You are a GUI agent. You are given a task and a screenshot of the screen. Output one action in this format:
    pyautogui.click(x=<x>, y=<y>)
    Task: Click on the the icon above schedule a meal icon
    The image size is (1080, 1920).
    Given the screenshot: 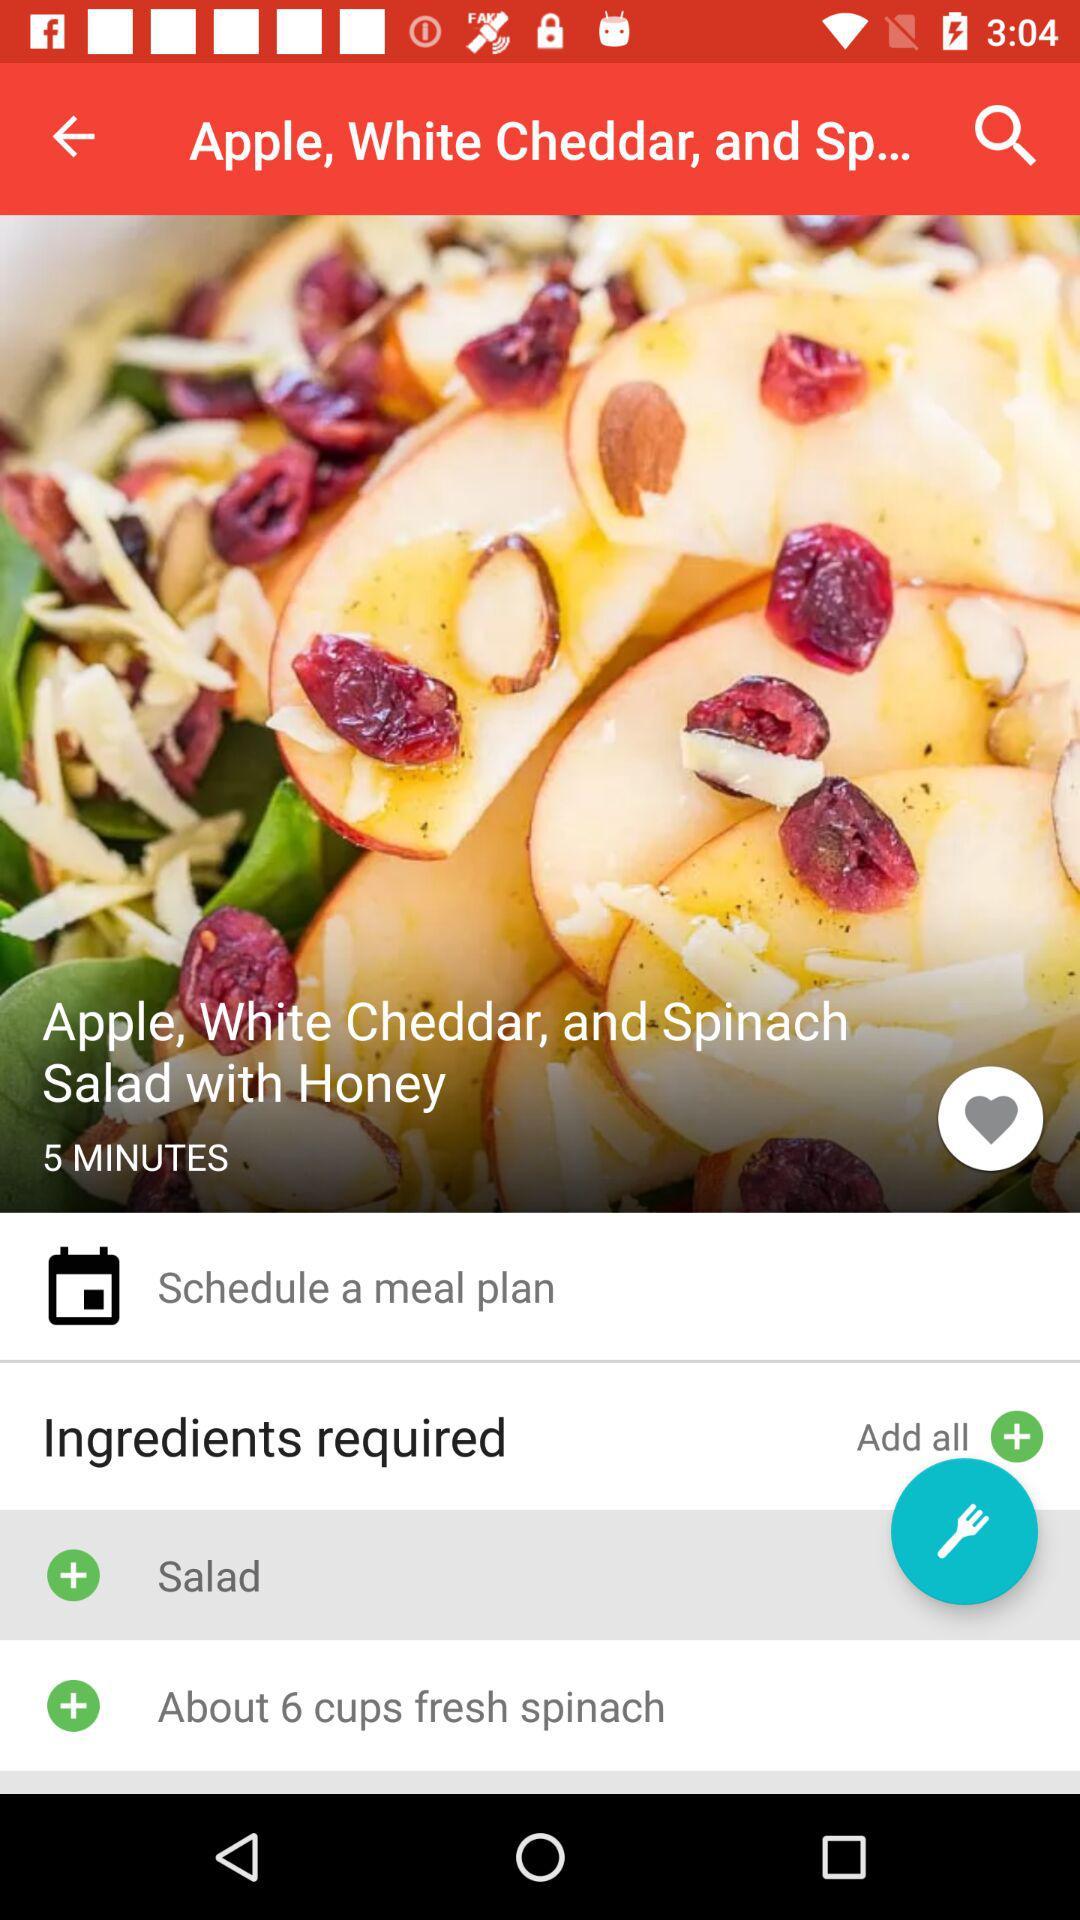 What is the action you would take?
    pyautogui.click(x=990, y=1117)
    